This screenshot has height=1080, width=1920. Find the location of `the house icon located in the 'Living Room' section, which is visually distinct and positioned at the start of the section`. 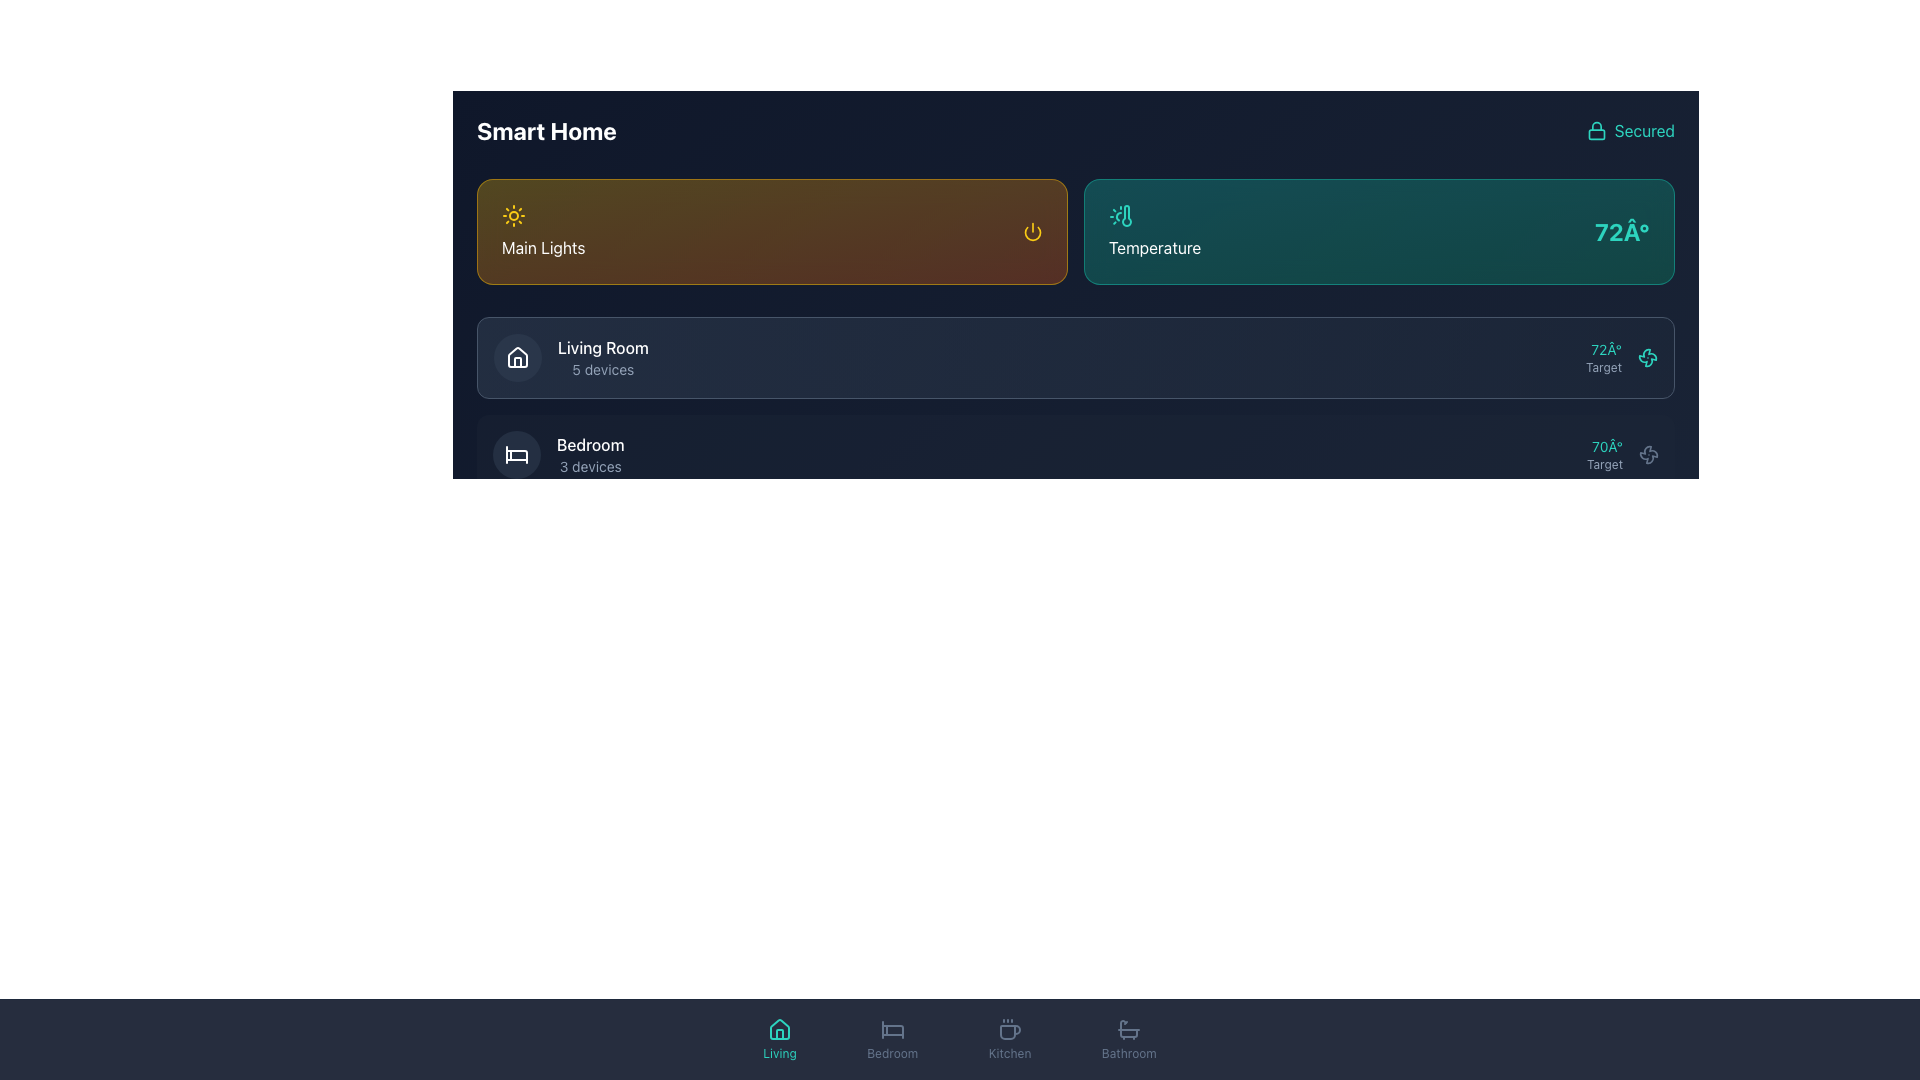

the house icon located in the 'Living Room' section, which is visually distinct and positioned at the start of the section is located at coordinates (518, 356).